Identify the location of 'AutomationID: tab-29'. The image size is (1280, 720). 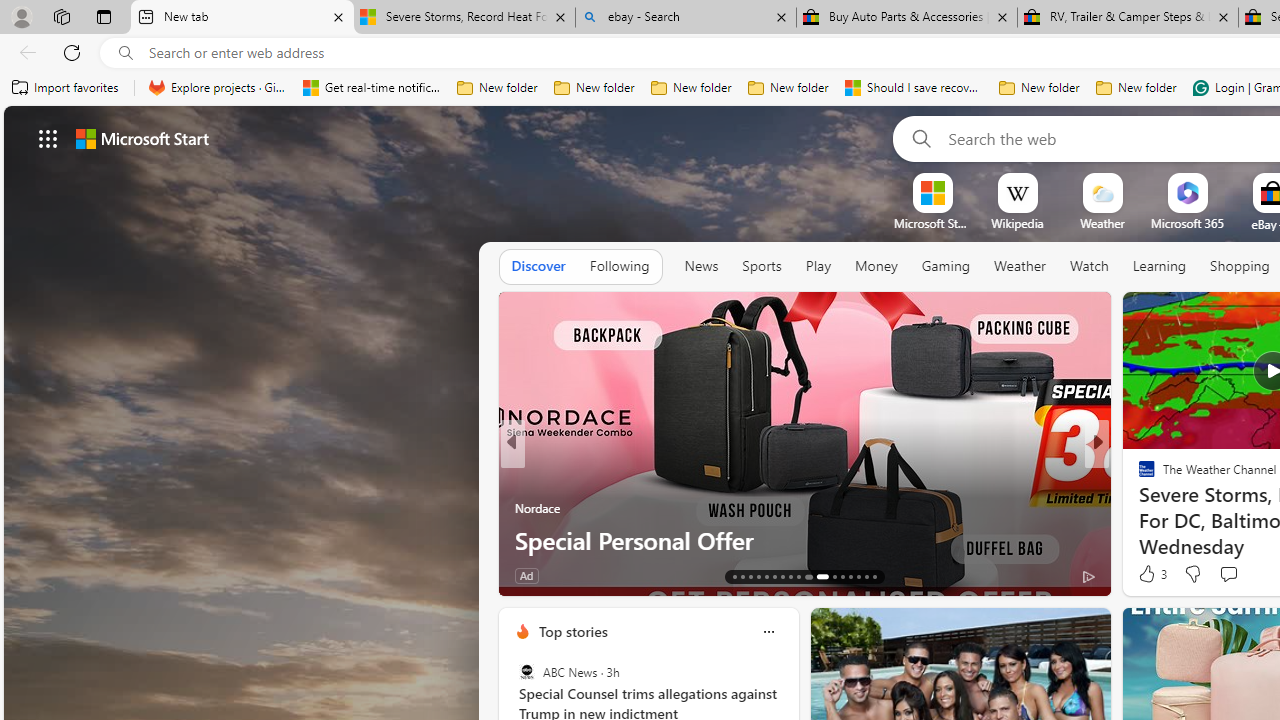
(874, 577).